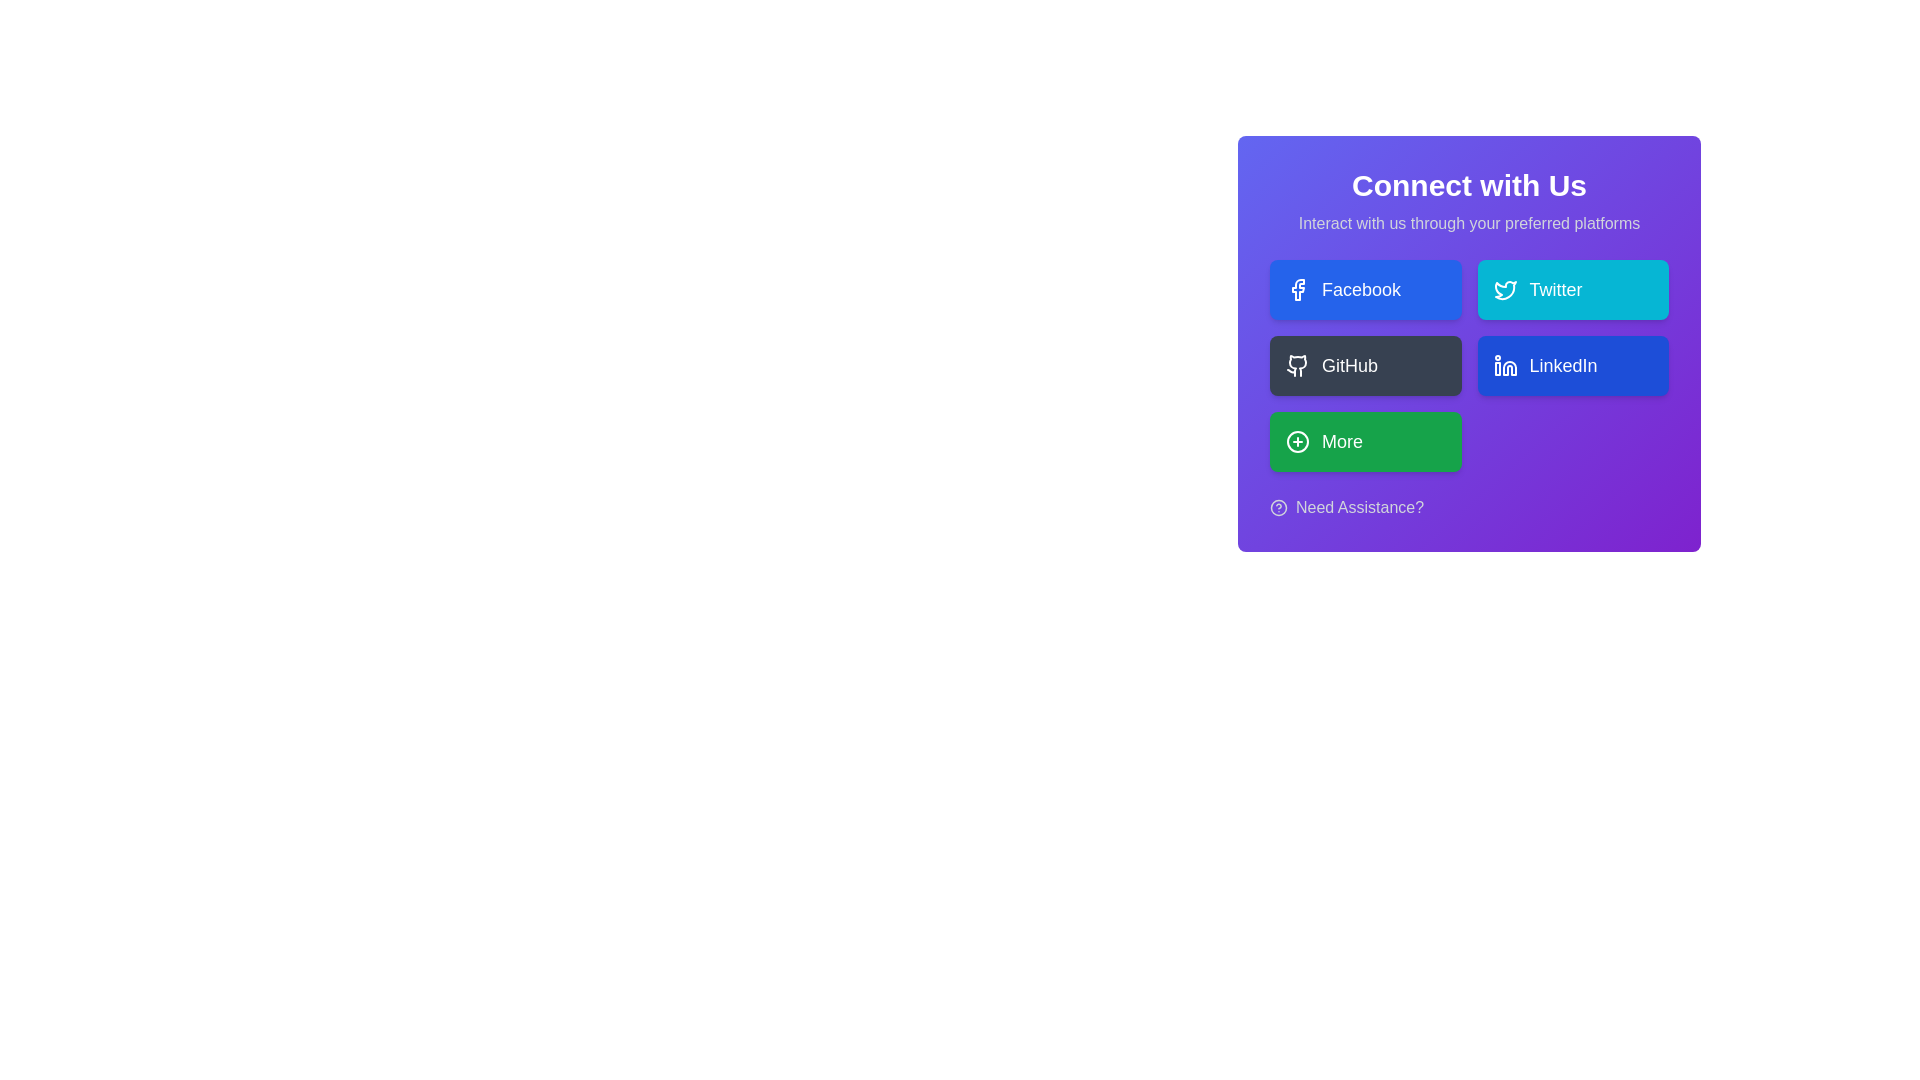  What do you see at coordinates (1297, 366) in the screenshot?
I see `the 'GitHub' button that contains the SVG graphic of a stylized cat logo` at bounding box center [1297, 366].